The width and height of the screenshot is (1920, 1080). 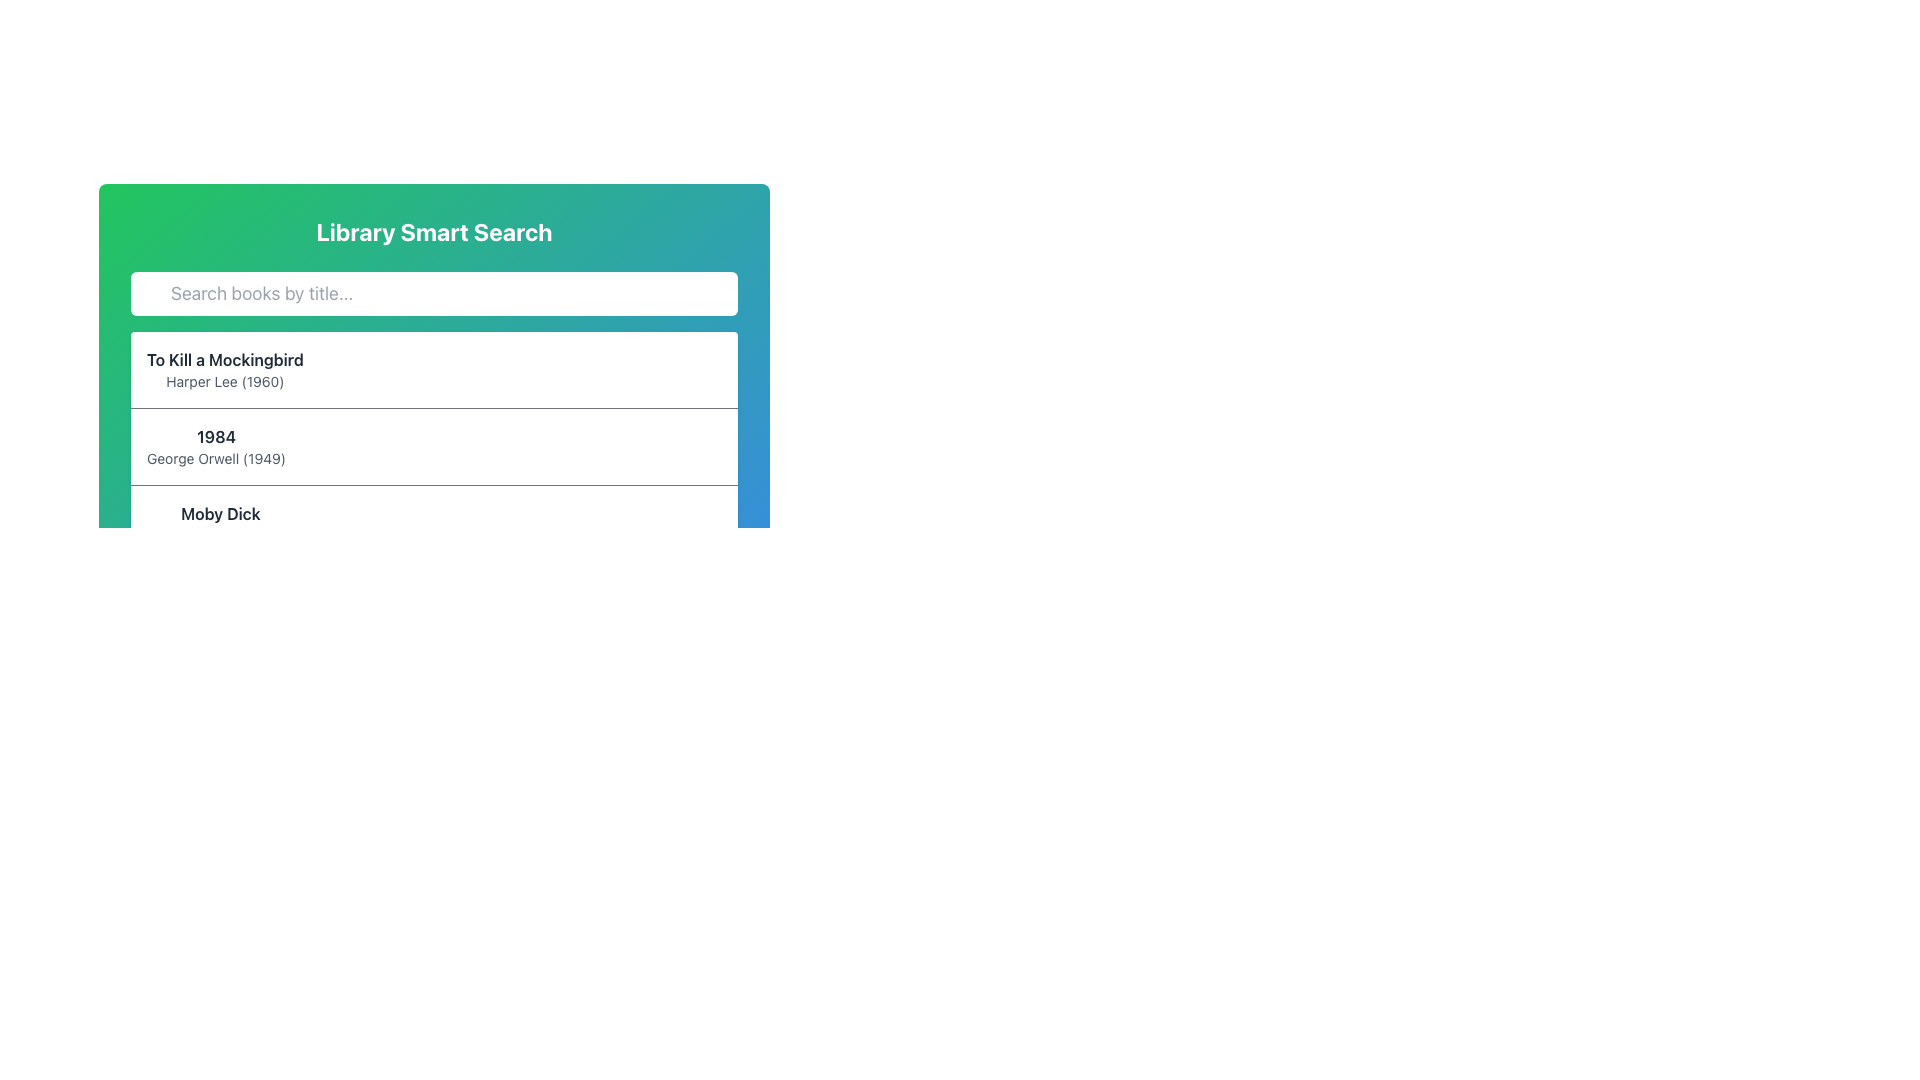 What do you see at coordinates (433, 342) in the screenshot?
I see `the clickable list item representing the book 'To Kill a Mockingbird'` at bounding box center [433, 342].